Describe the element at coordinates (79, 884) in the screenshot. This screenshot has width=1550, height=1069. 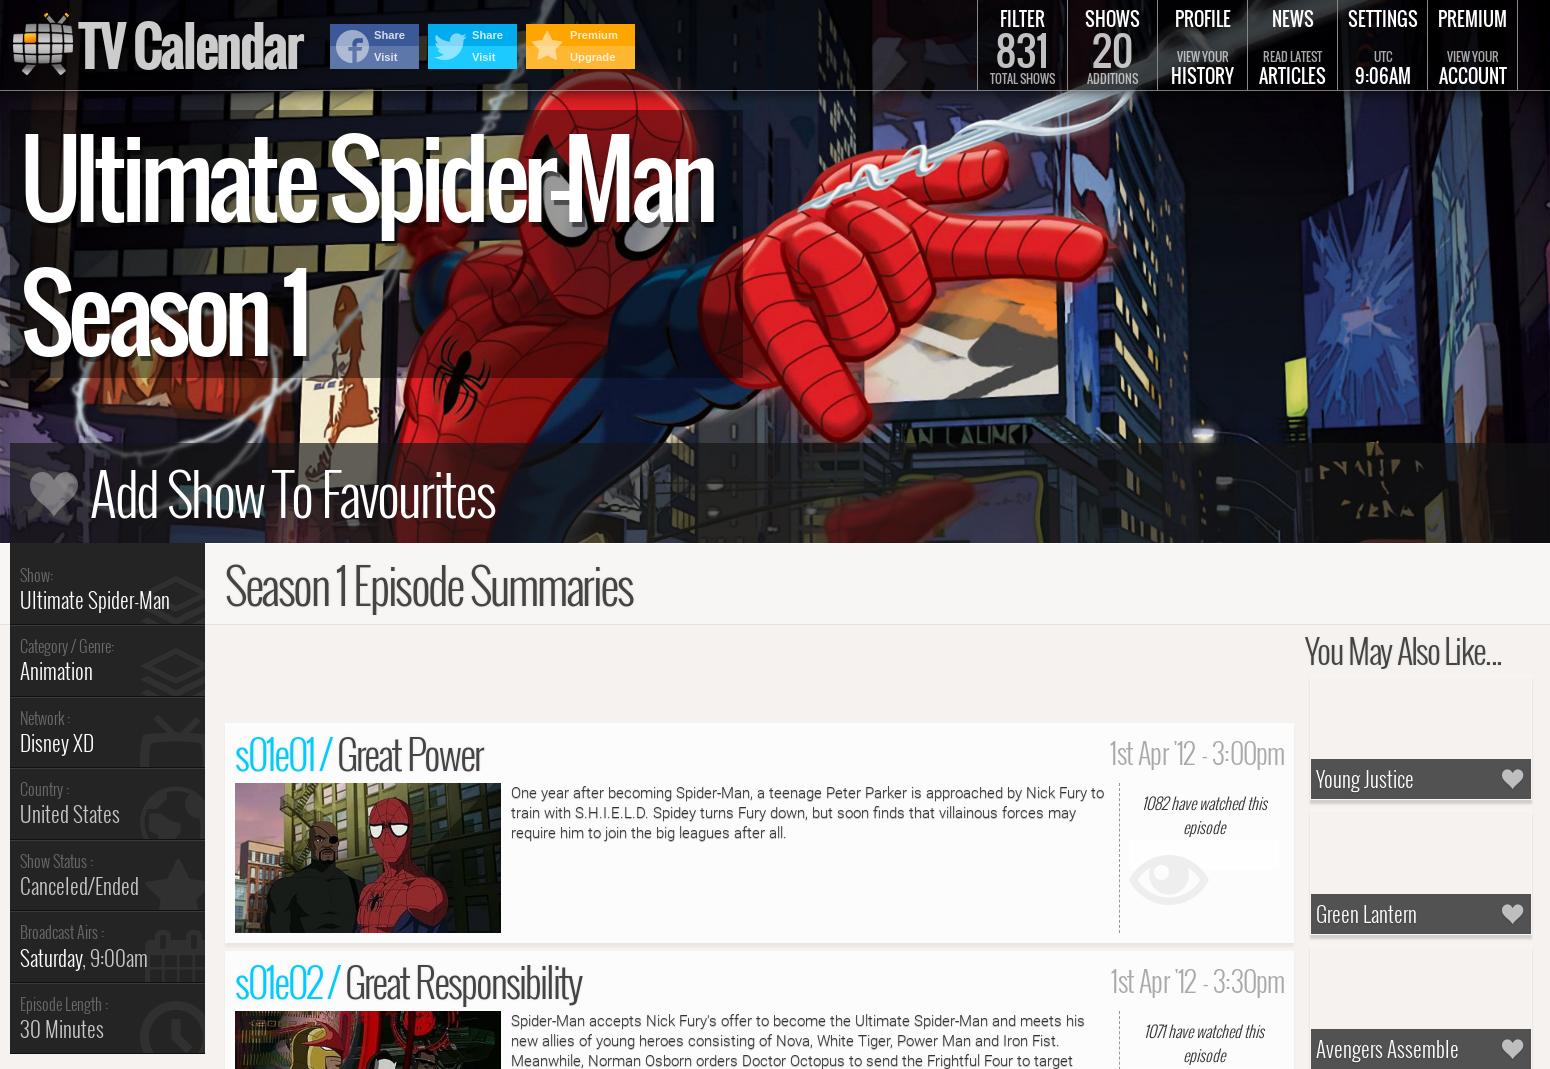
I see `'Canceled/Ended'` at that location.